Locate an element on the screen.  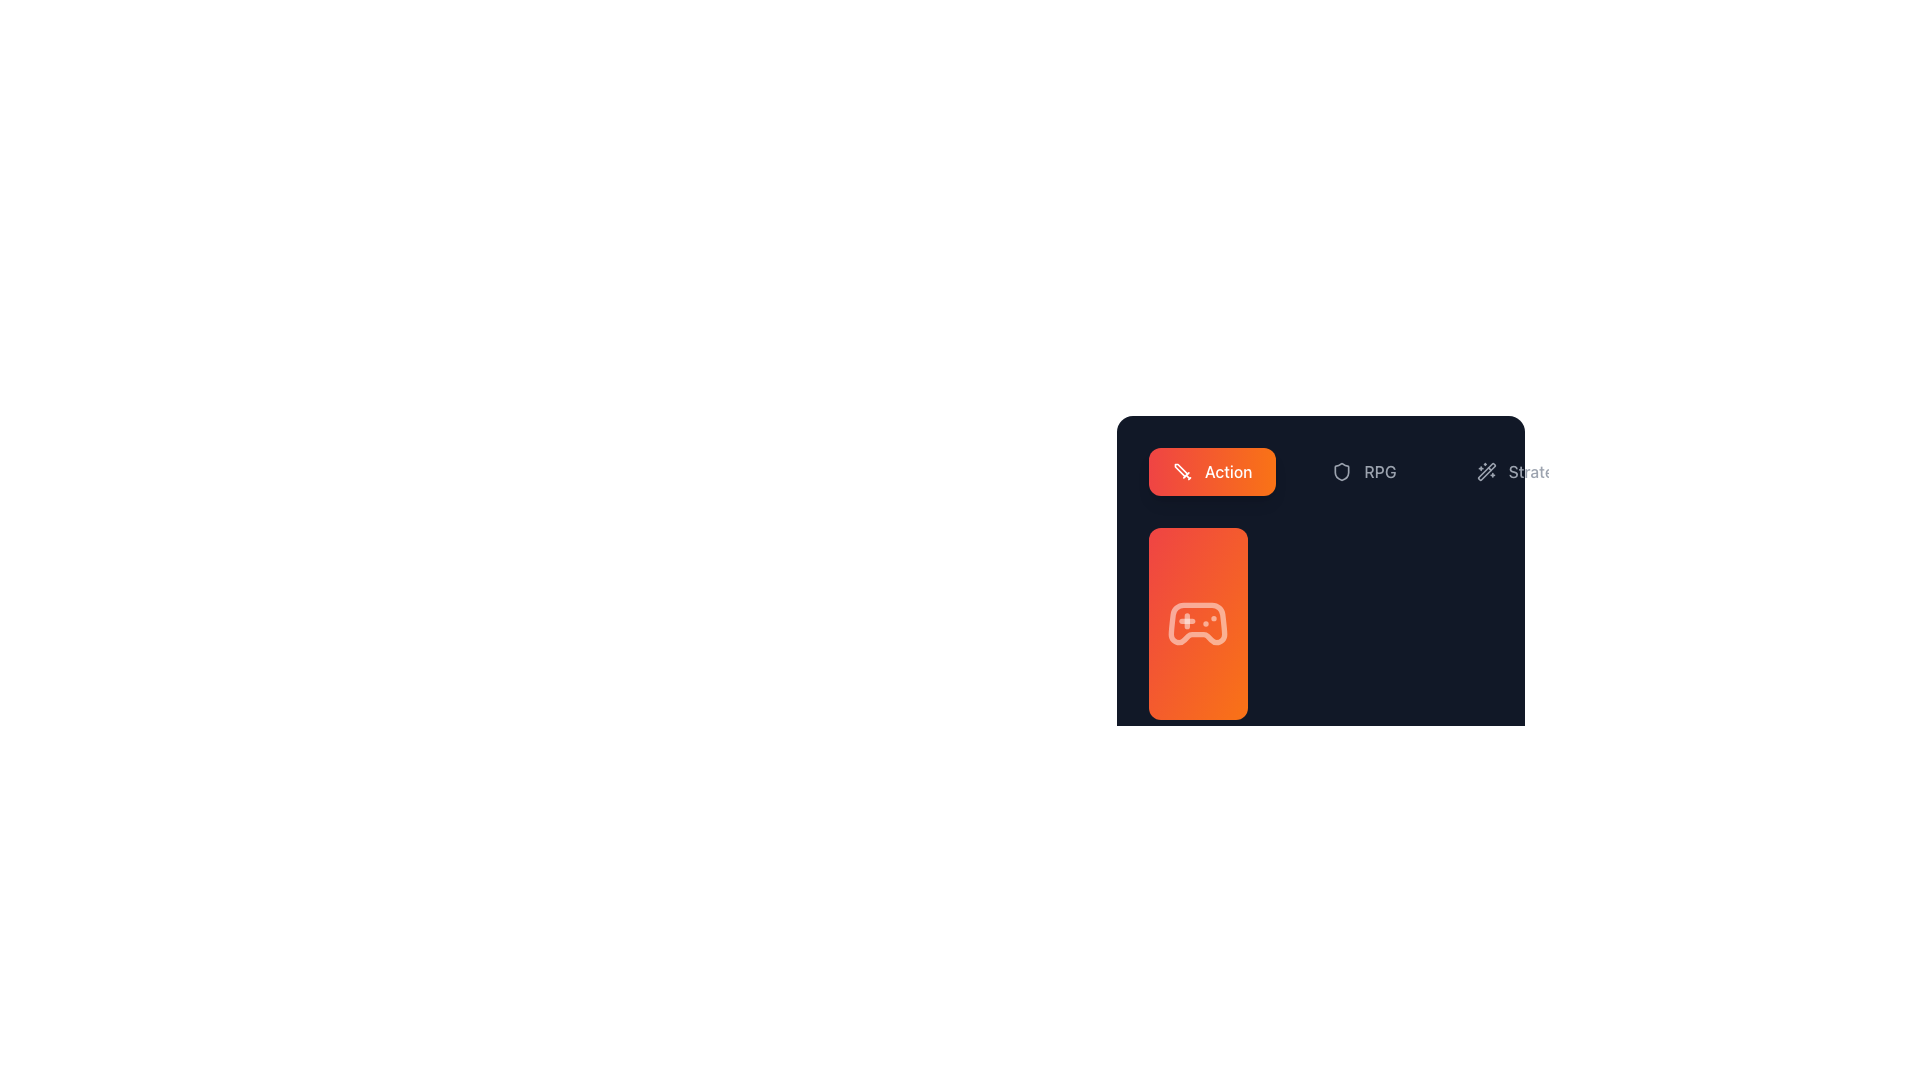
the Text Label indicating a category or topic name, located to the right of a star icon in the navigation menu is located at coordinates (1539, 471).